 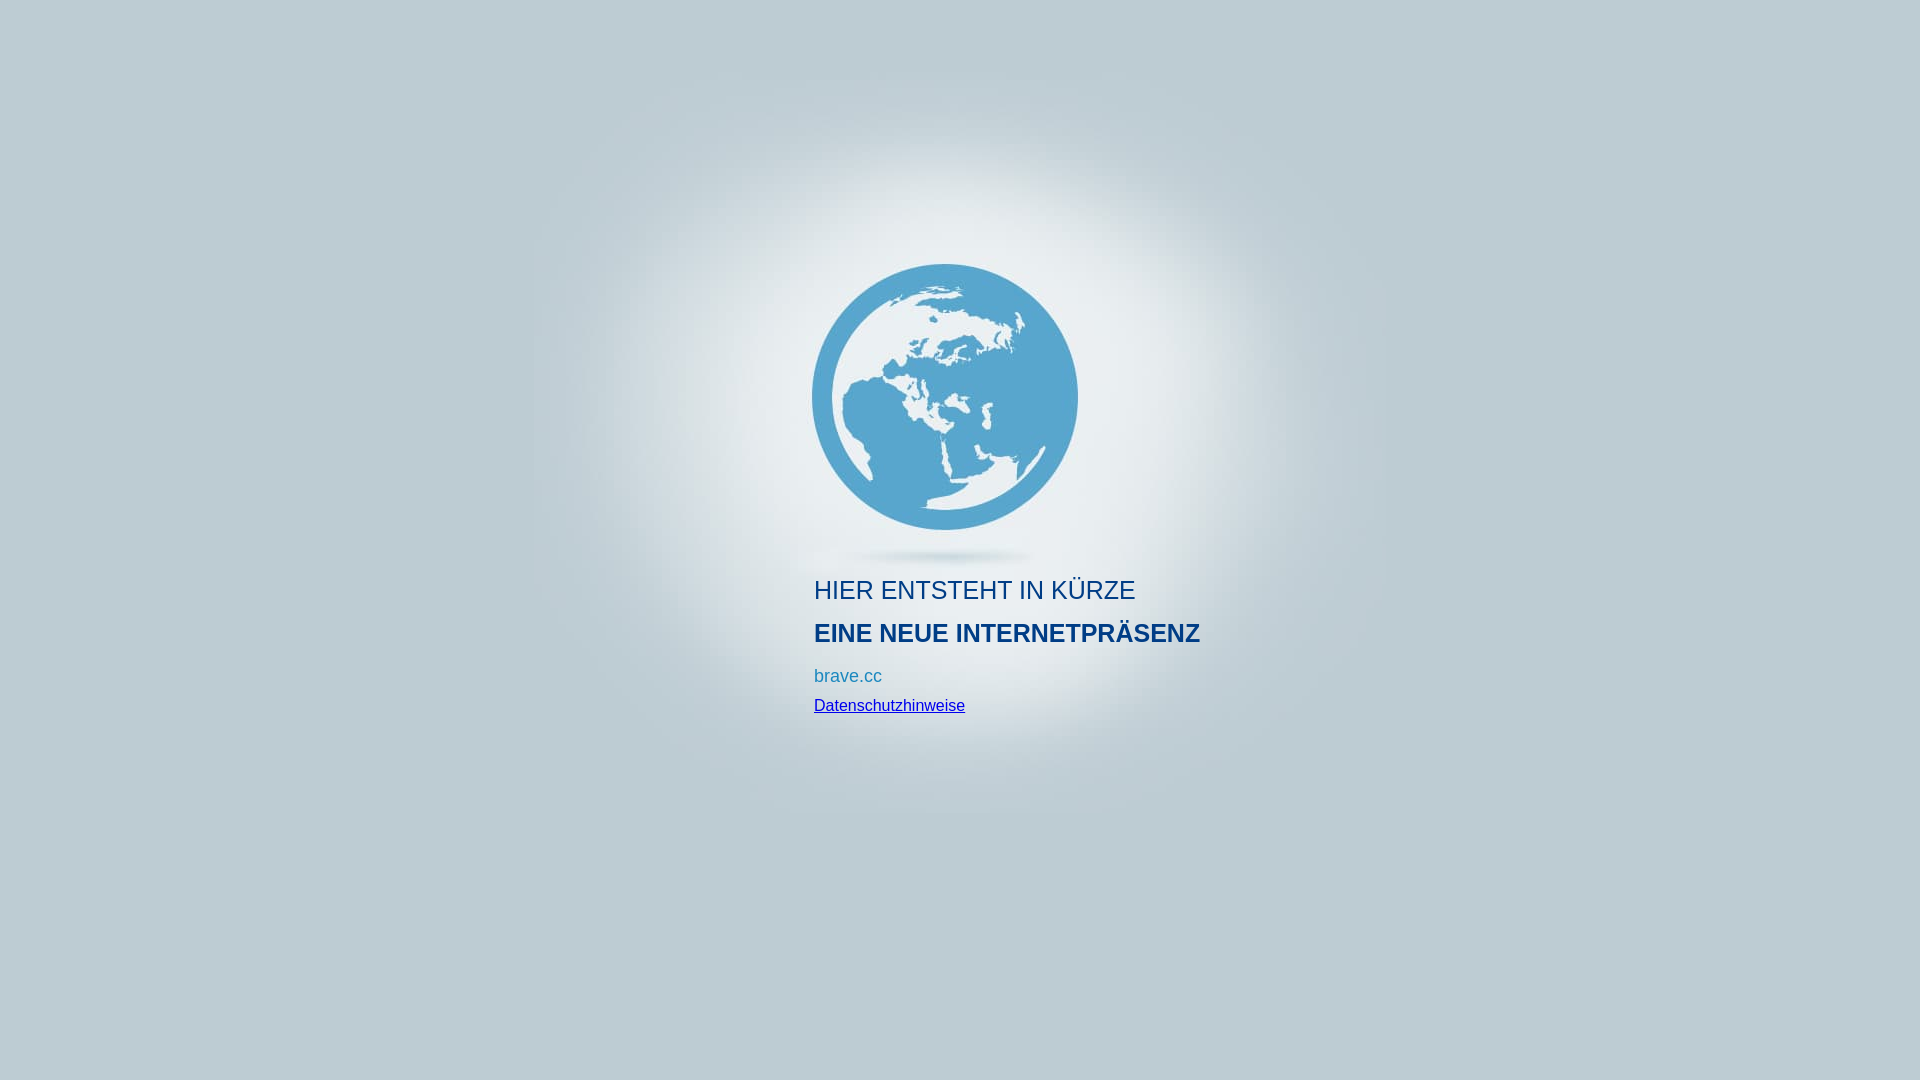 What do you see at coordinates (814, 704) in the screenshot?
I see `'Datenschutzhinweise'` at bounding box center [814, 704].